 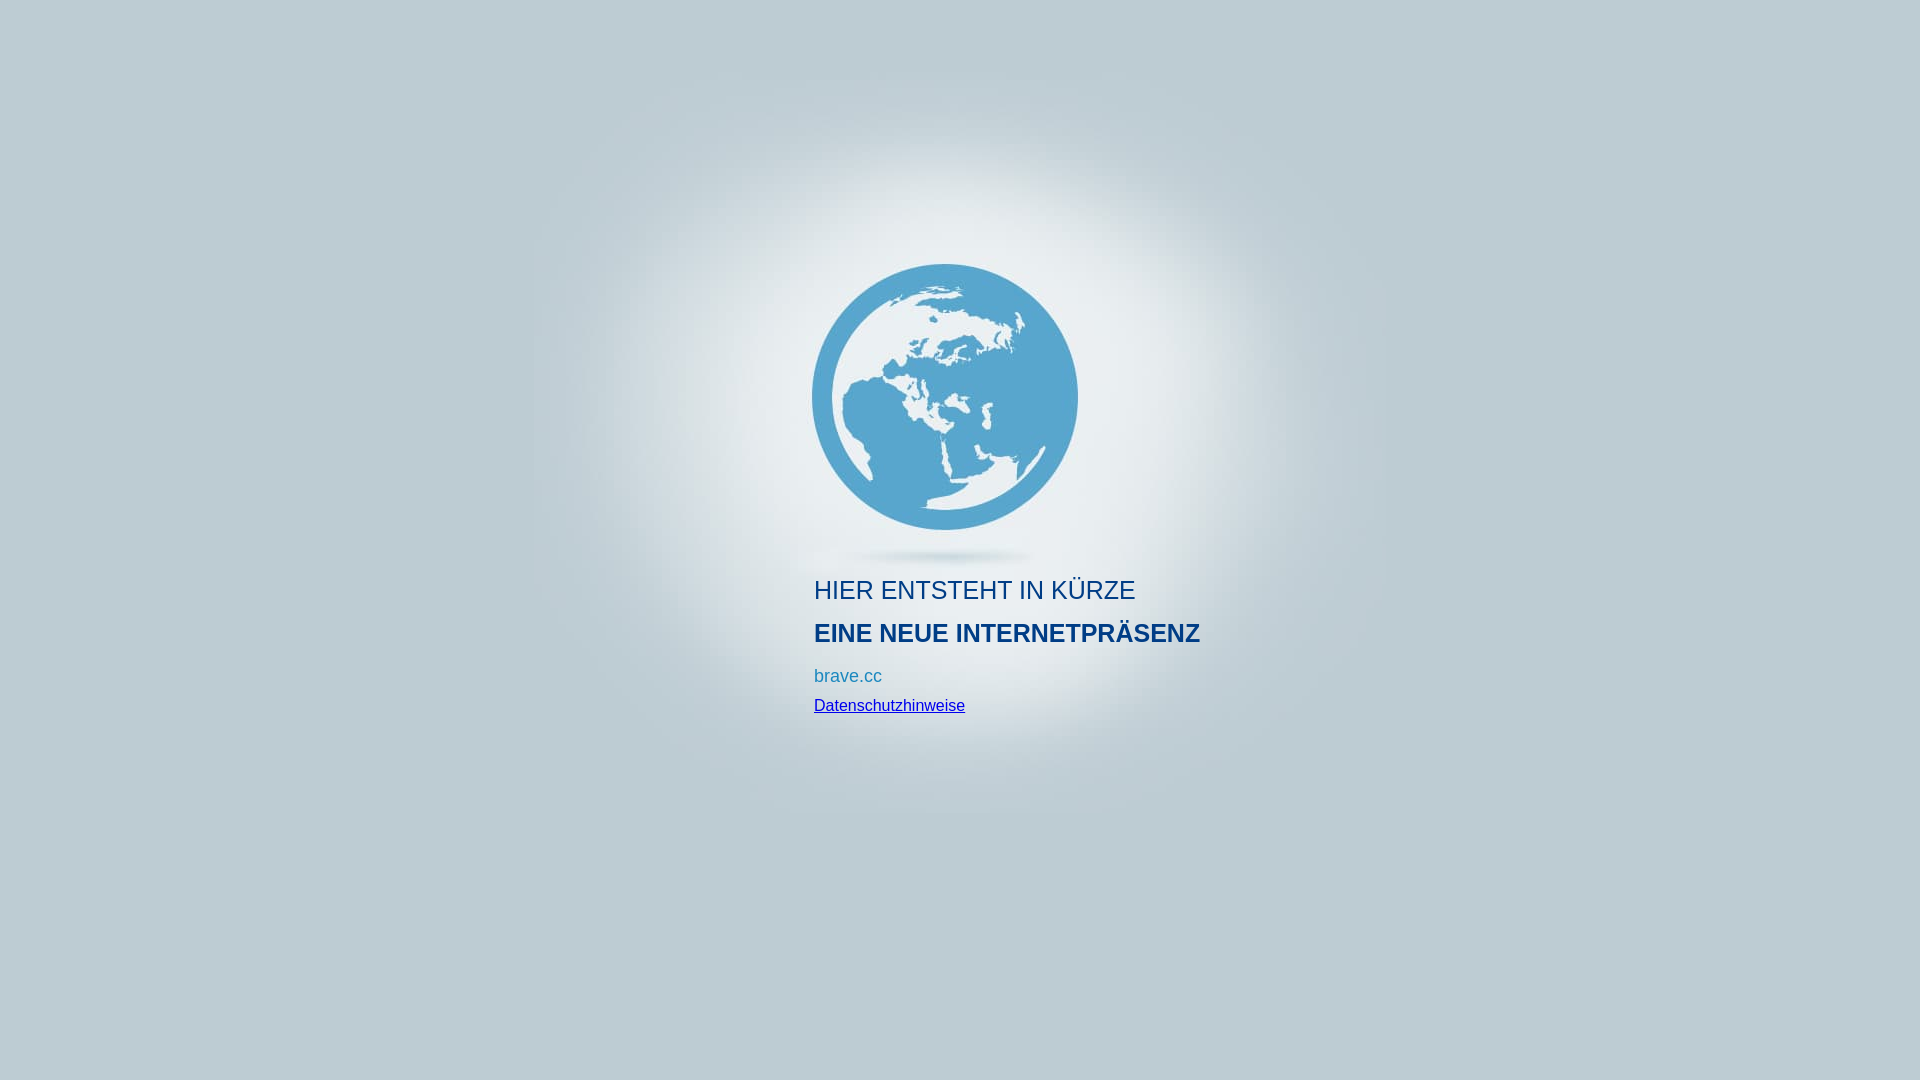 What do you see at coordinates (814, 704) in the screenshot?
I see `'Datenschutzhinweise'` at bounding box center [814, 704].